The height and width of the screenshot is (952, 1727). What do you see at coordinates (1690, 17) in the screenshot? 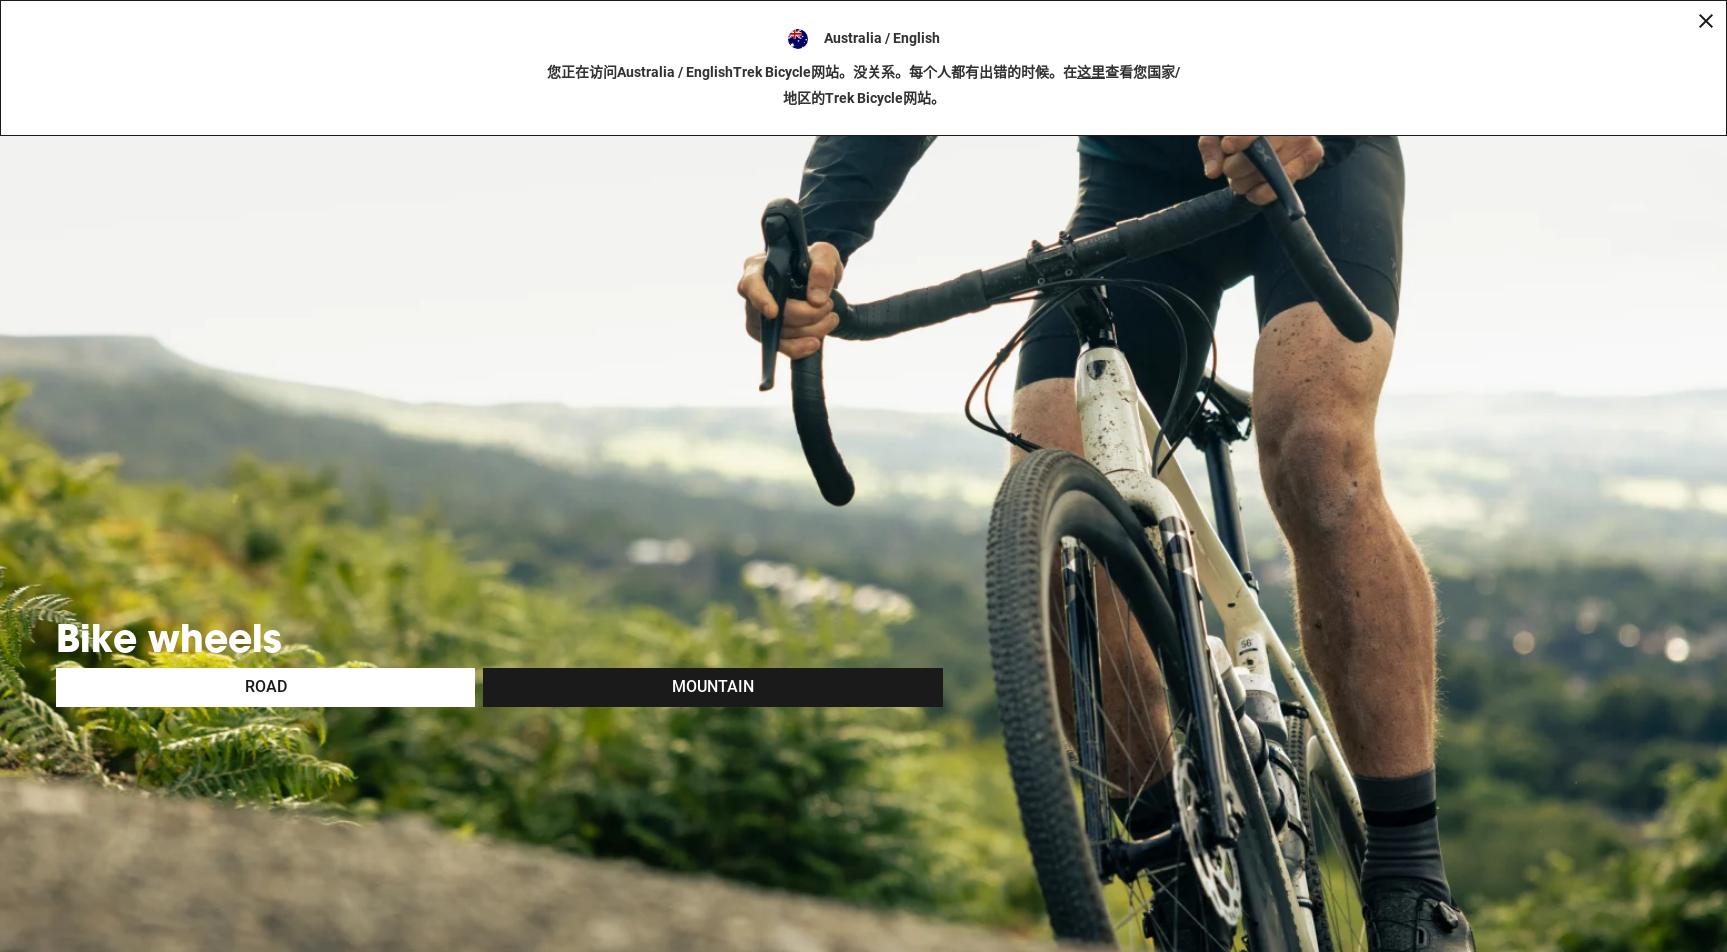
I see `'shopping_cart'` at bounding box center [1690, 17].